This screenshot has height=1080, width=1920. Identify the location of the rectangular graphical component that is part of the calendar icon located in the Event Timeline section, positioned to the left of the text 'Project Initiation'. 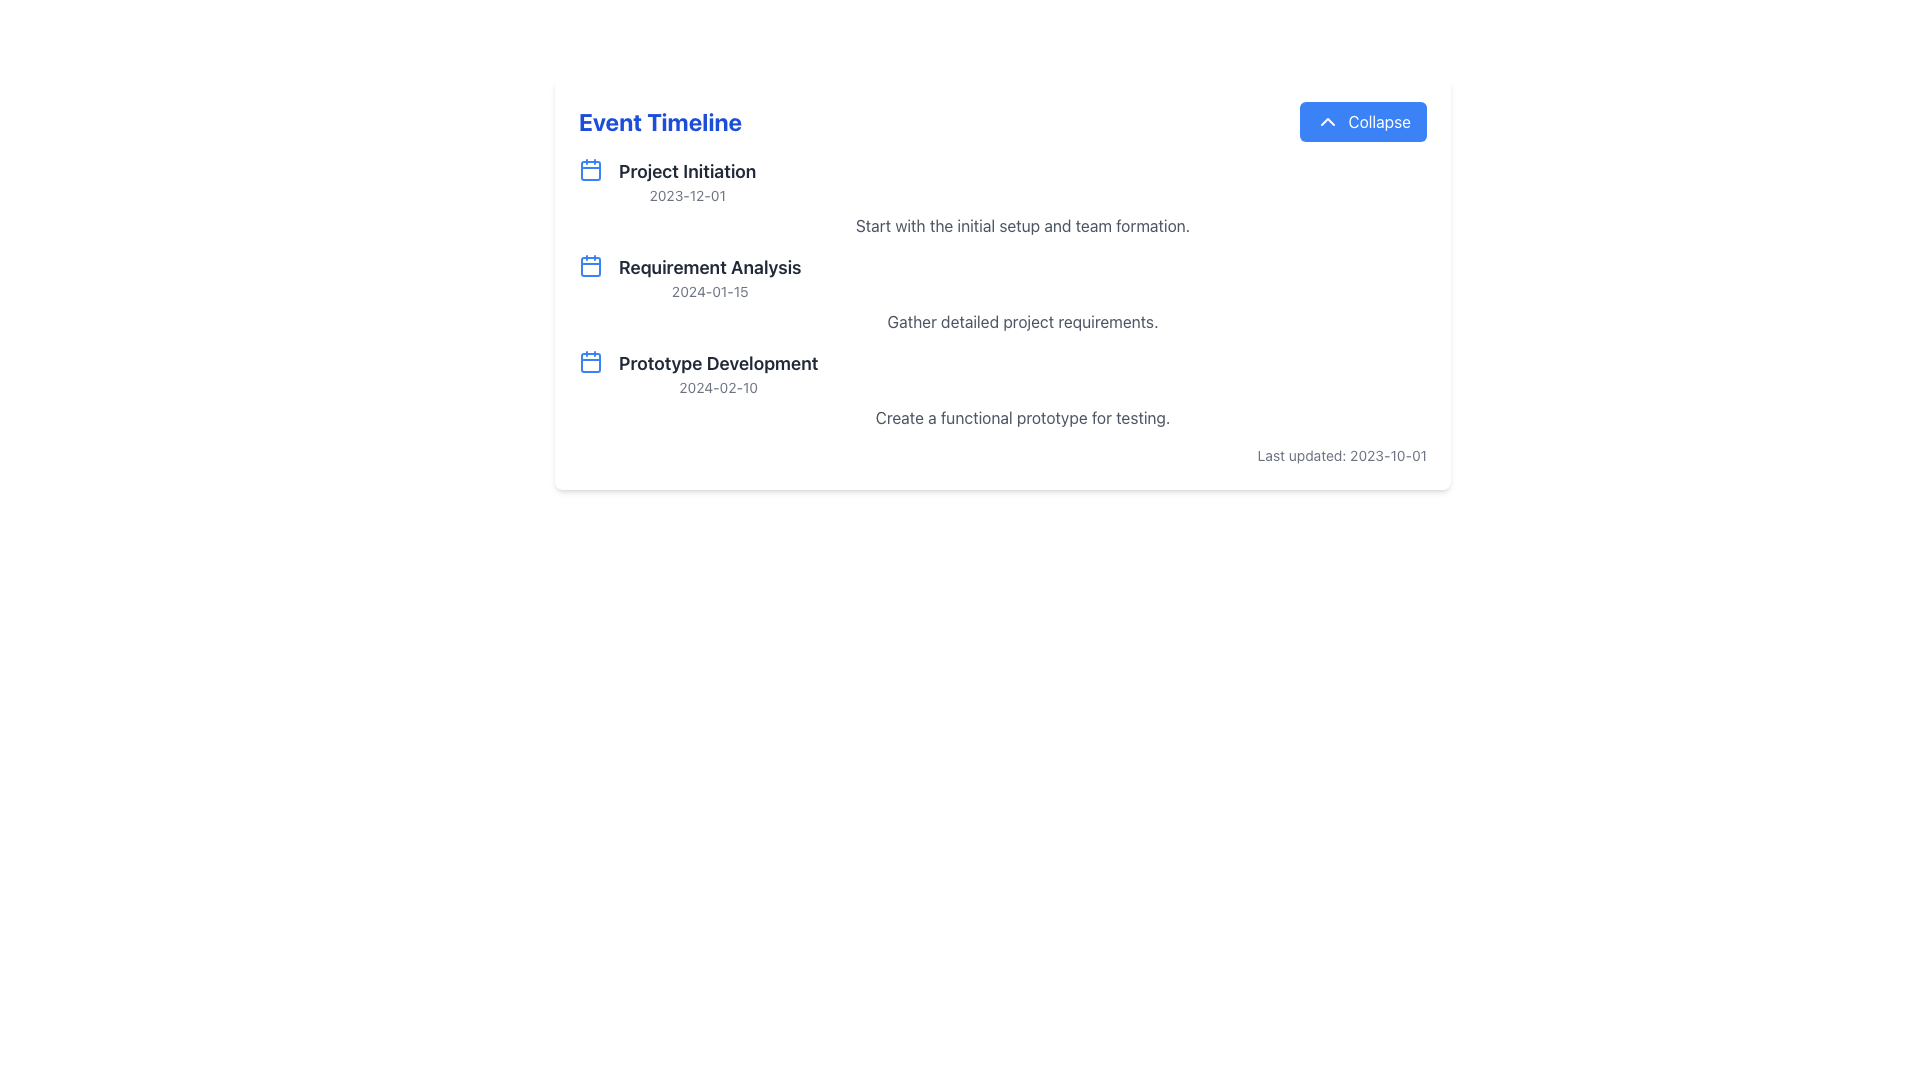
(589, 169).